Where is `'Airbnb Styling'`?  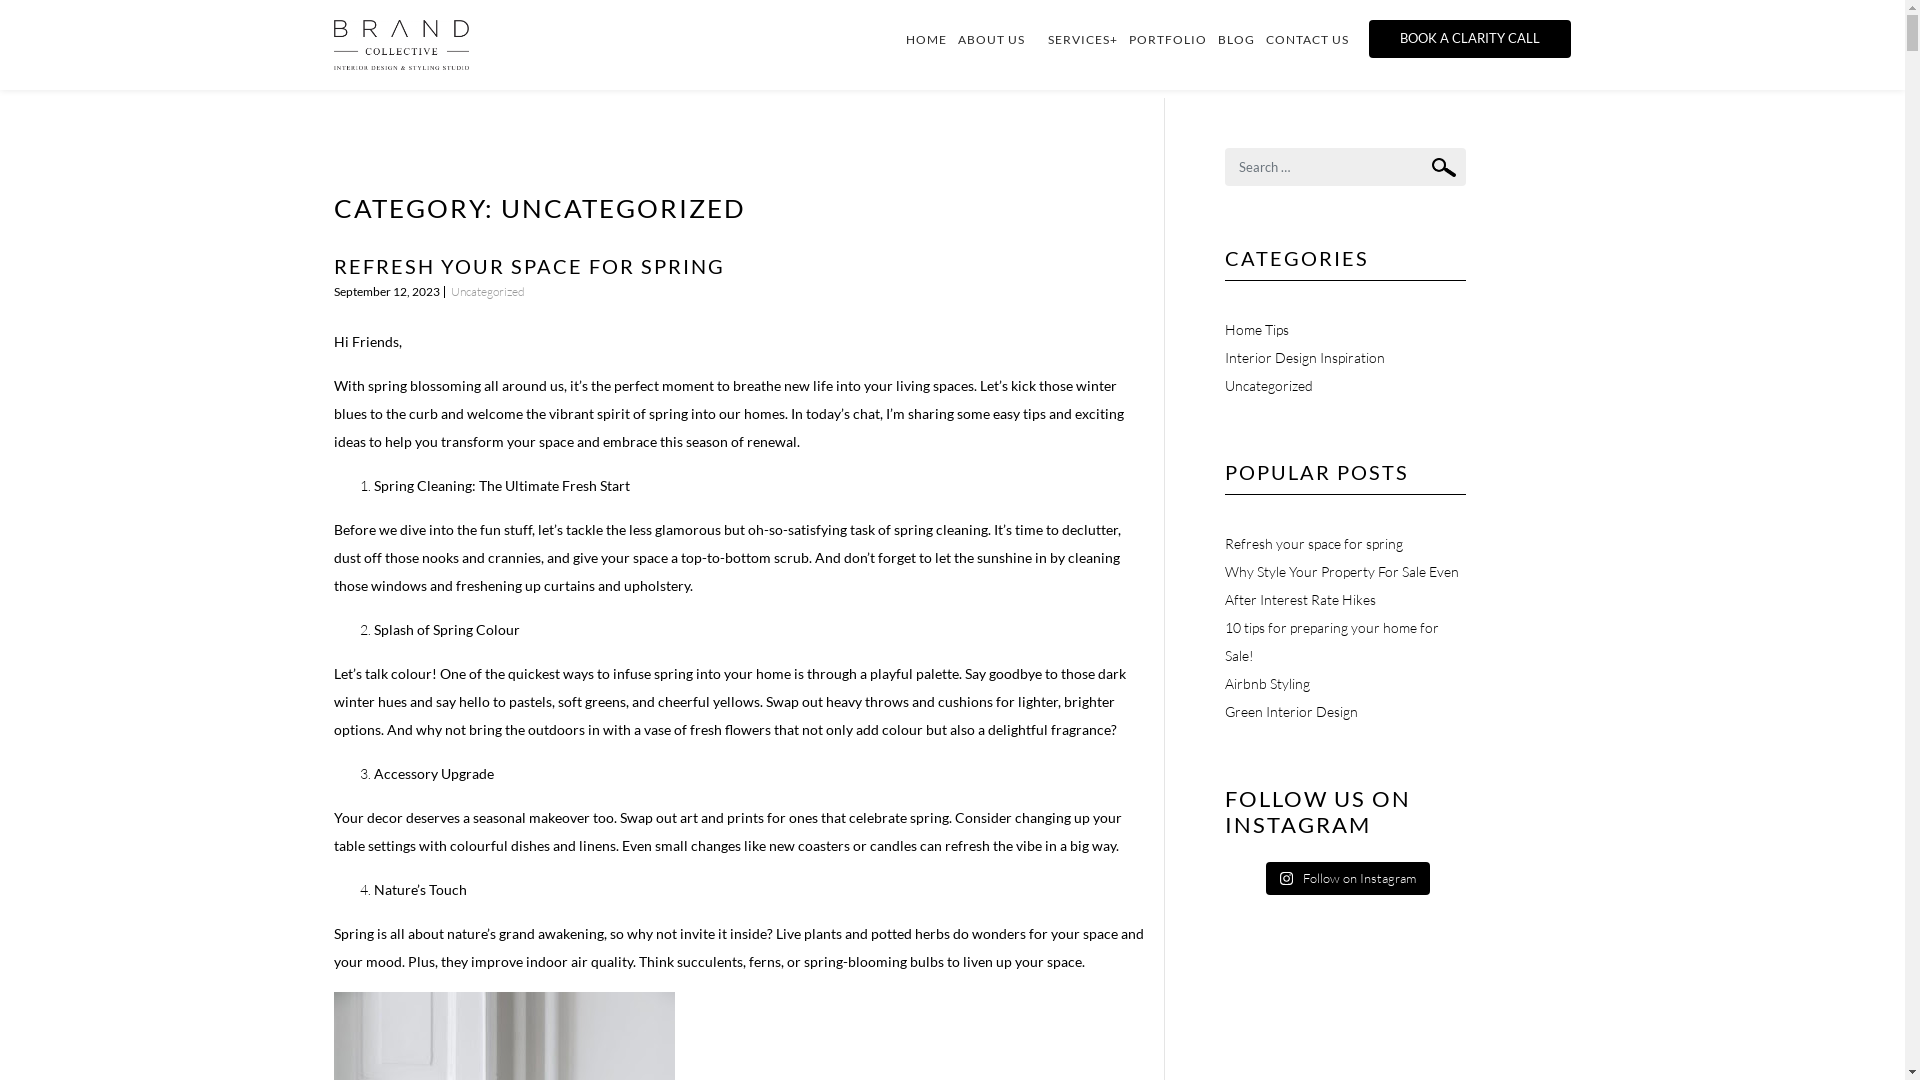
'Airbnb Styling' is located at coordinates (1266, 682).